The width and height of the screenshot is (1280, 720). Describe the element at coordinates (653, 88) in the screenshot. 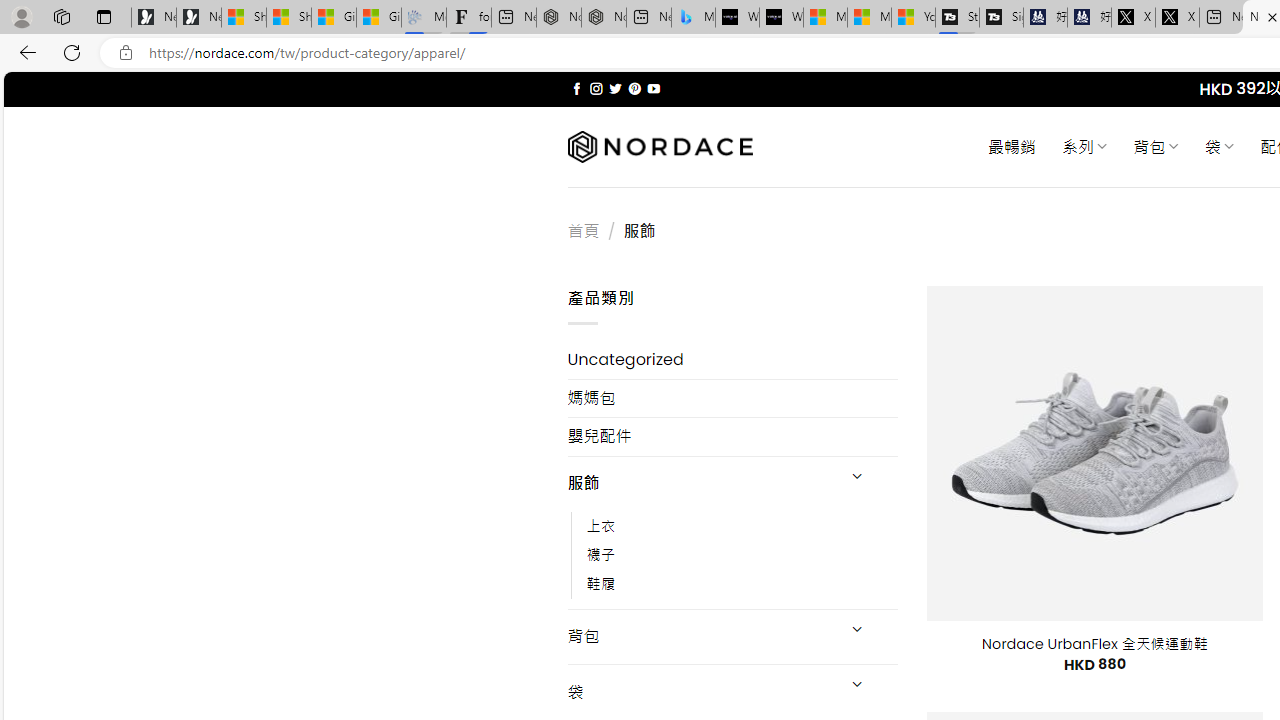

I see `'Follow on YouTube'` at that location.